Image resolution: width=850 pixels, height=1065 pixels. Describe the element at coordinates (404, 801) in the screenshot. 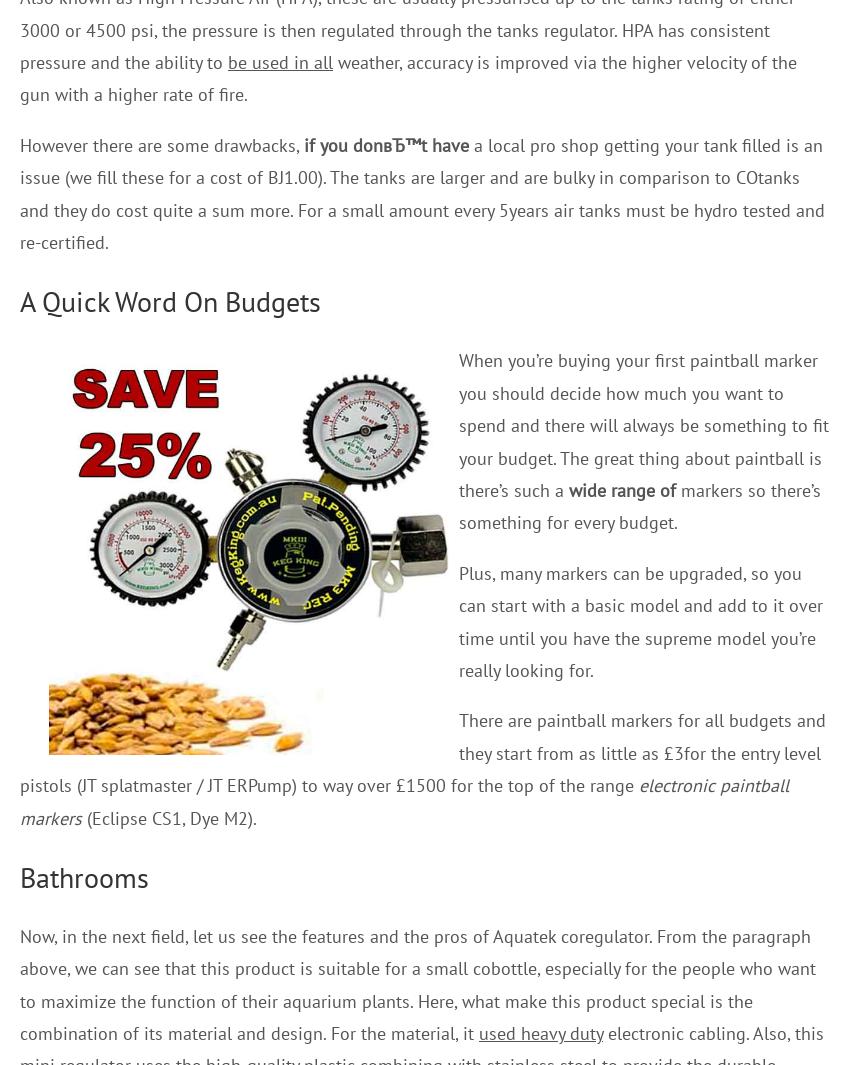

I see `'electronic paintball markers'` at that location.